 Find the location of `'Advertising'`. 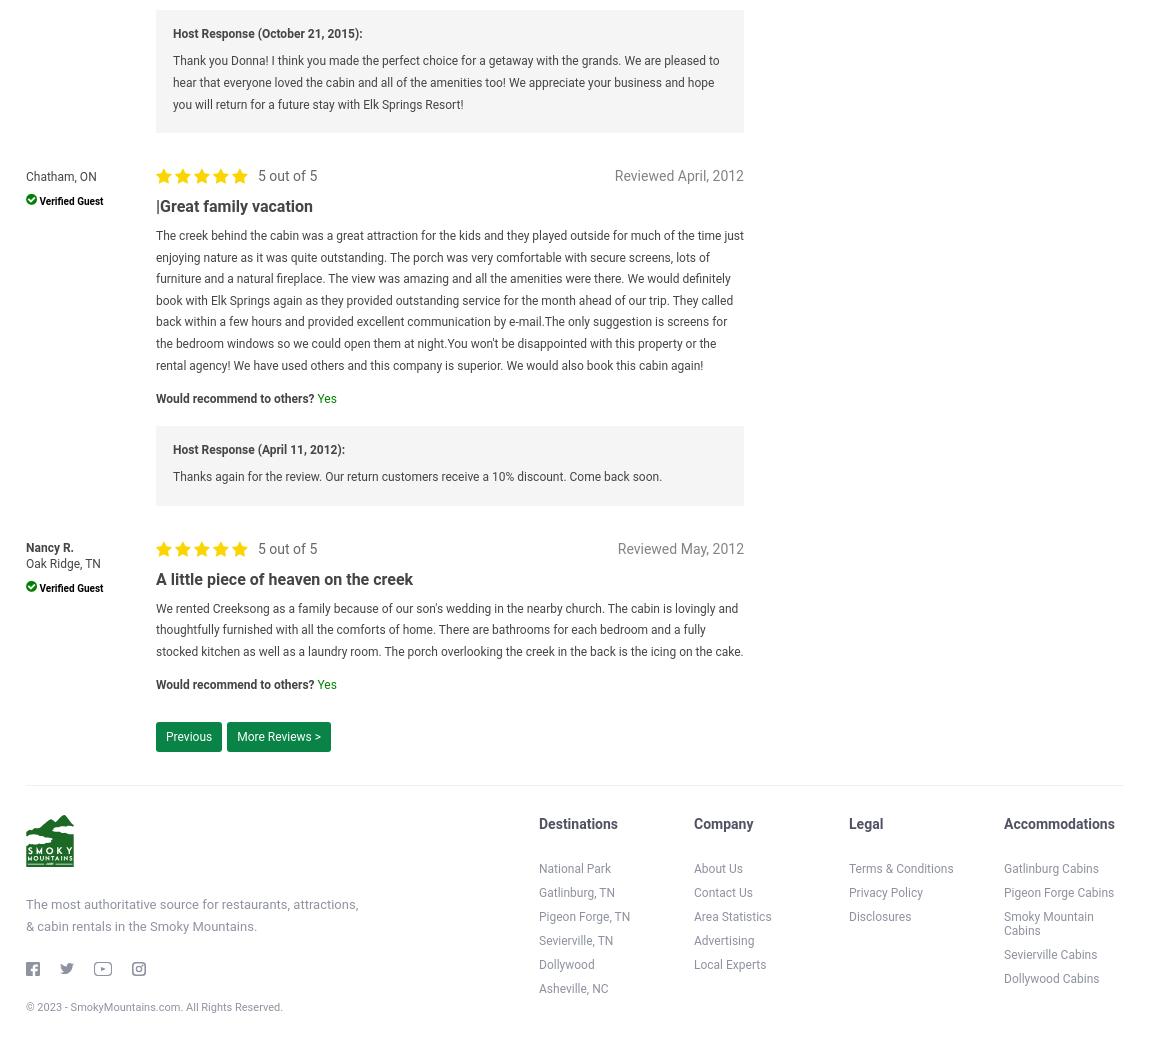

'Advertising' is located at coordinates (723, 939).